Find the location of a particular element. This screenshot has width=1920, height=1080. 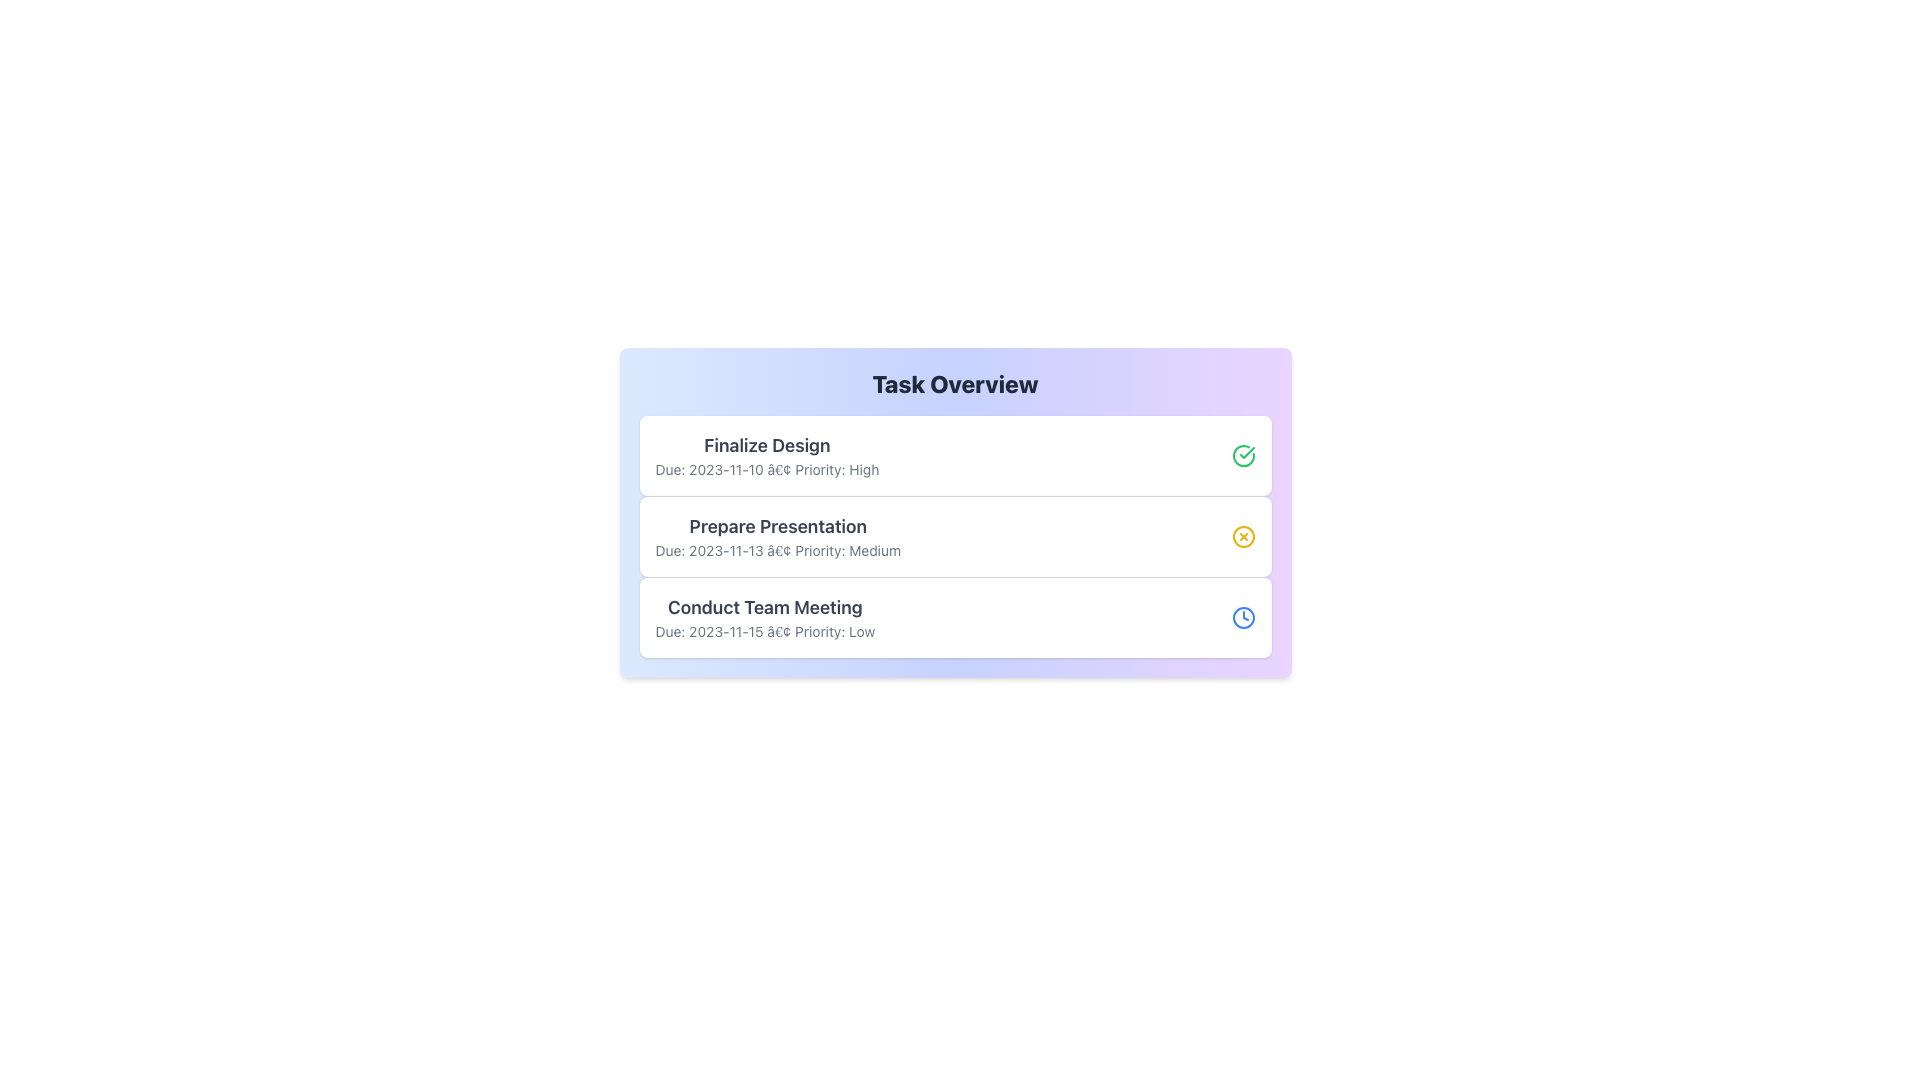

the list item representing the task 'Conduct Team Meeting' is located at coordinates (764, 616).